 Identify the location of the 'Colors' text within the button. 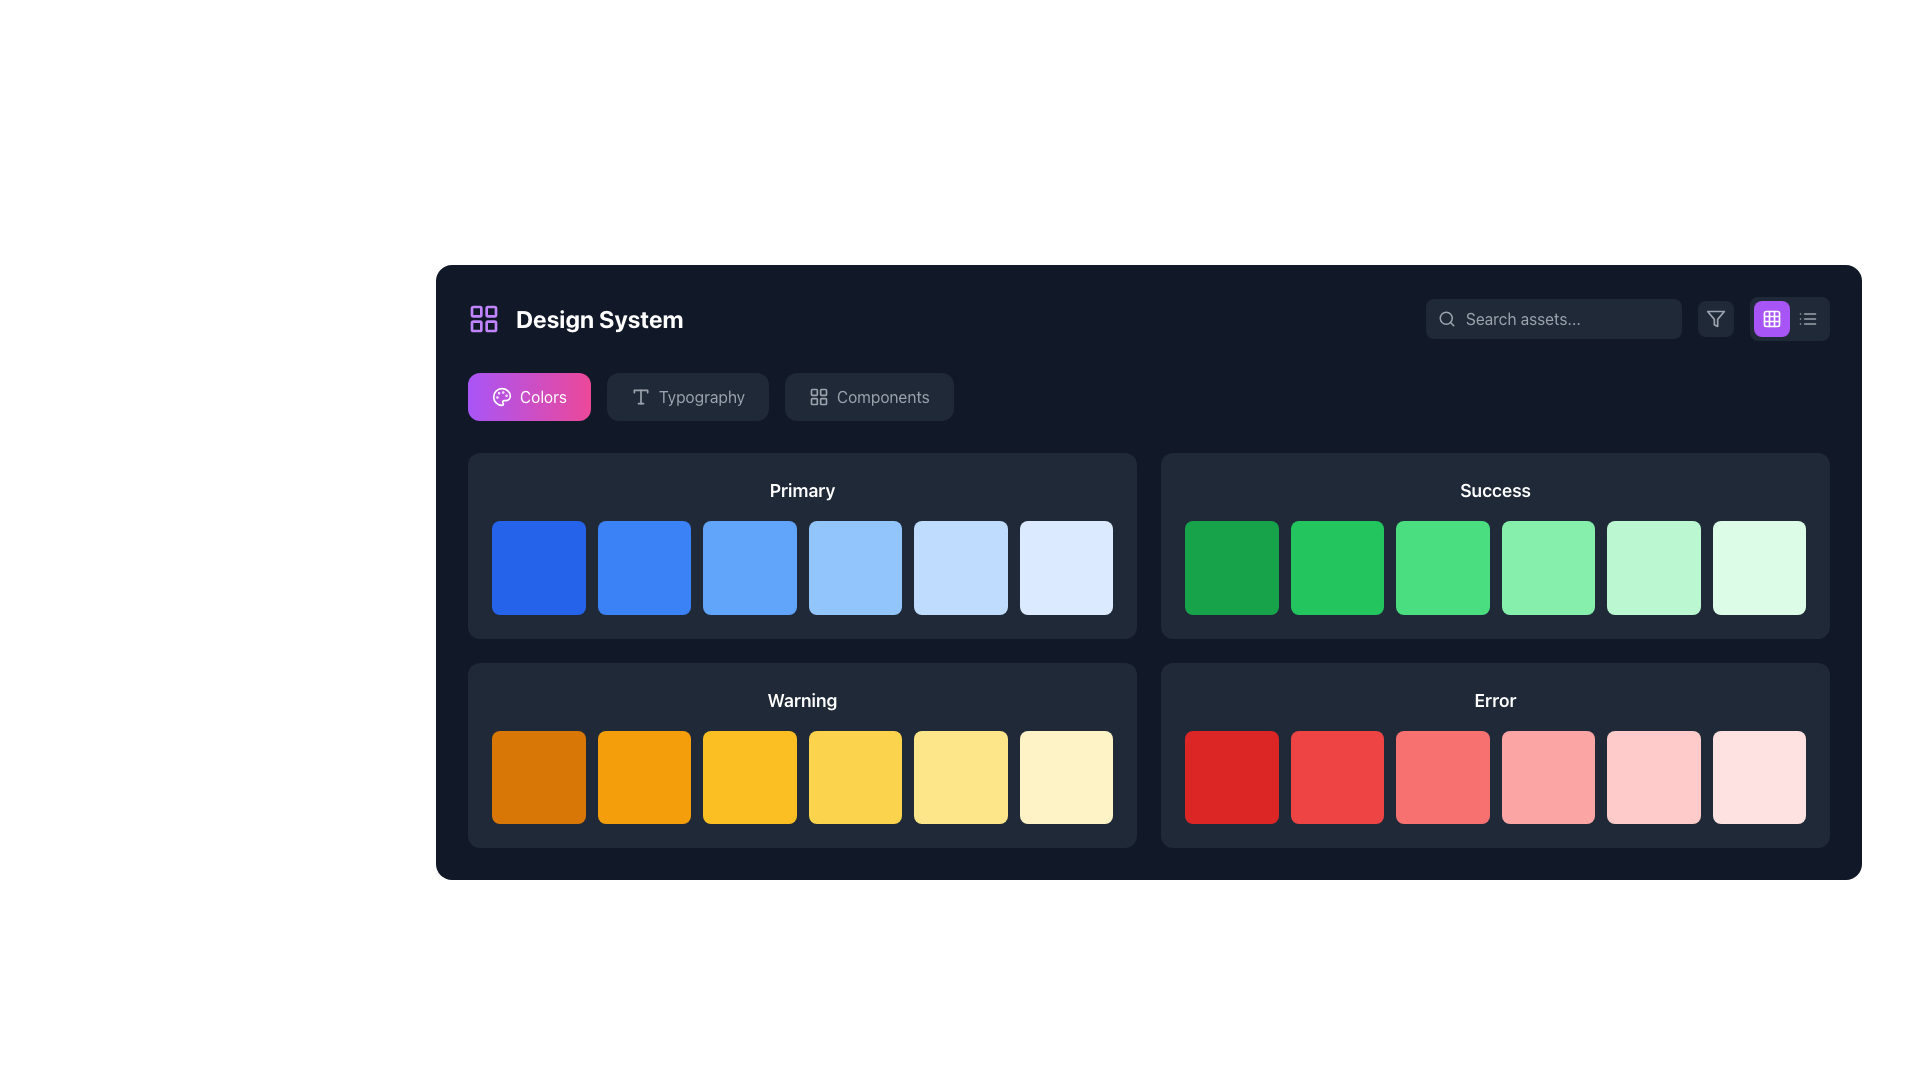
(542, 397).